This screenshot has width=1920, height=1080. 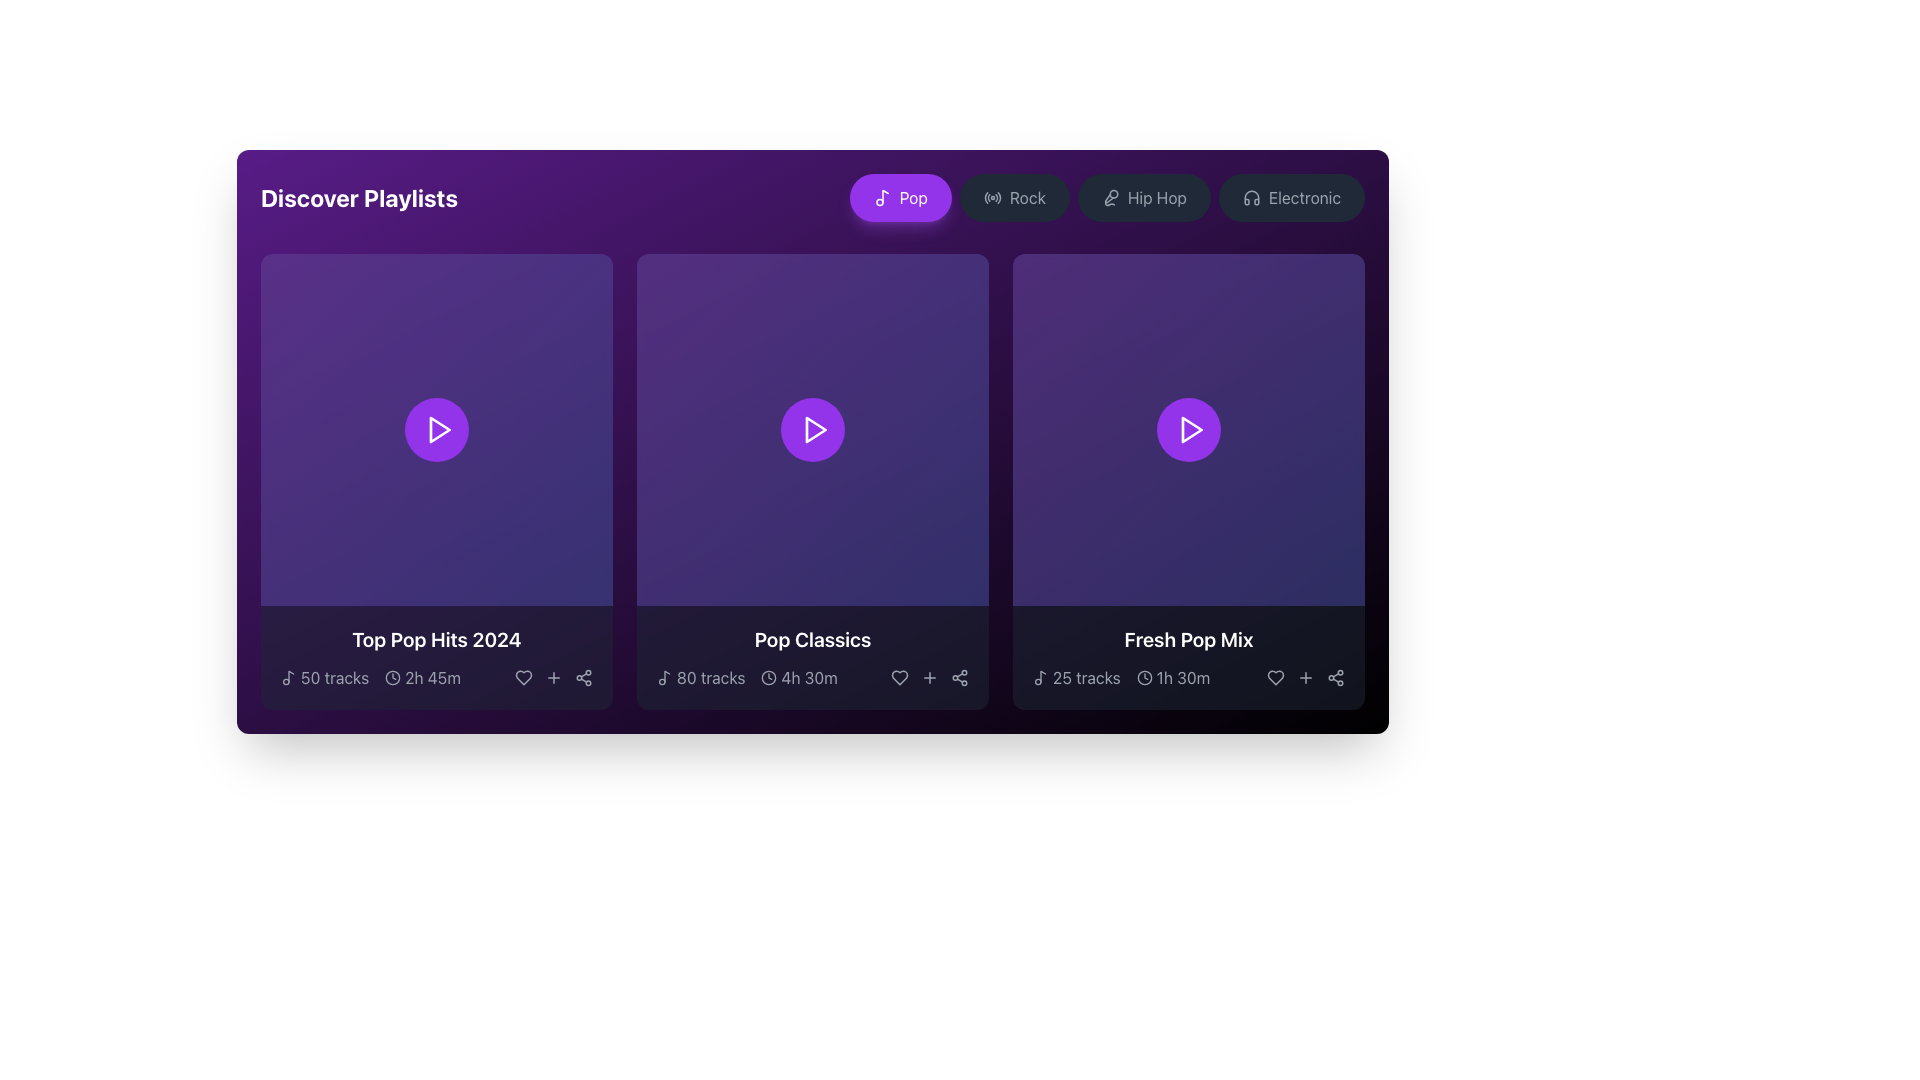 What do you see at coordinates (881, 197) in the screenshot?
I see `the 'Pop' music genre icon, which is located to the left of the 'Pop' label within the purple elliptical button` at bounding box center [881, 197].